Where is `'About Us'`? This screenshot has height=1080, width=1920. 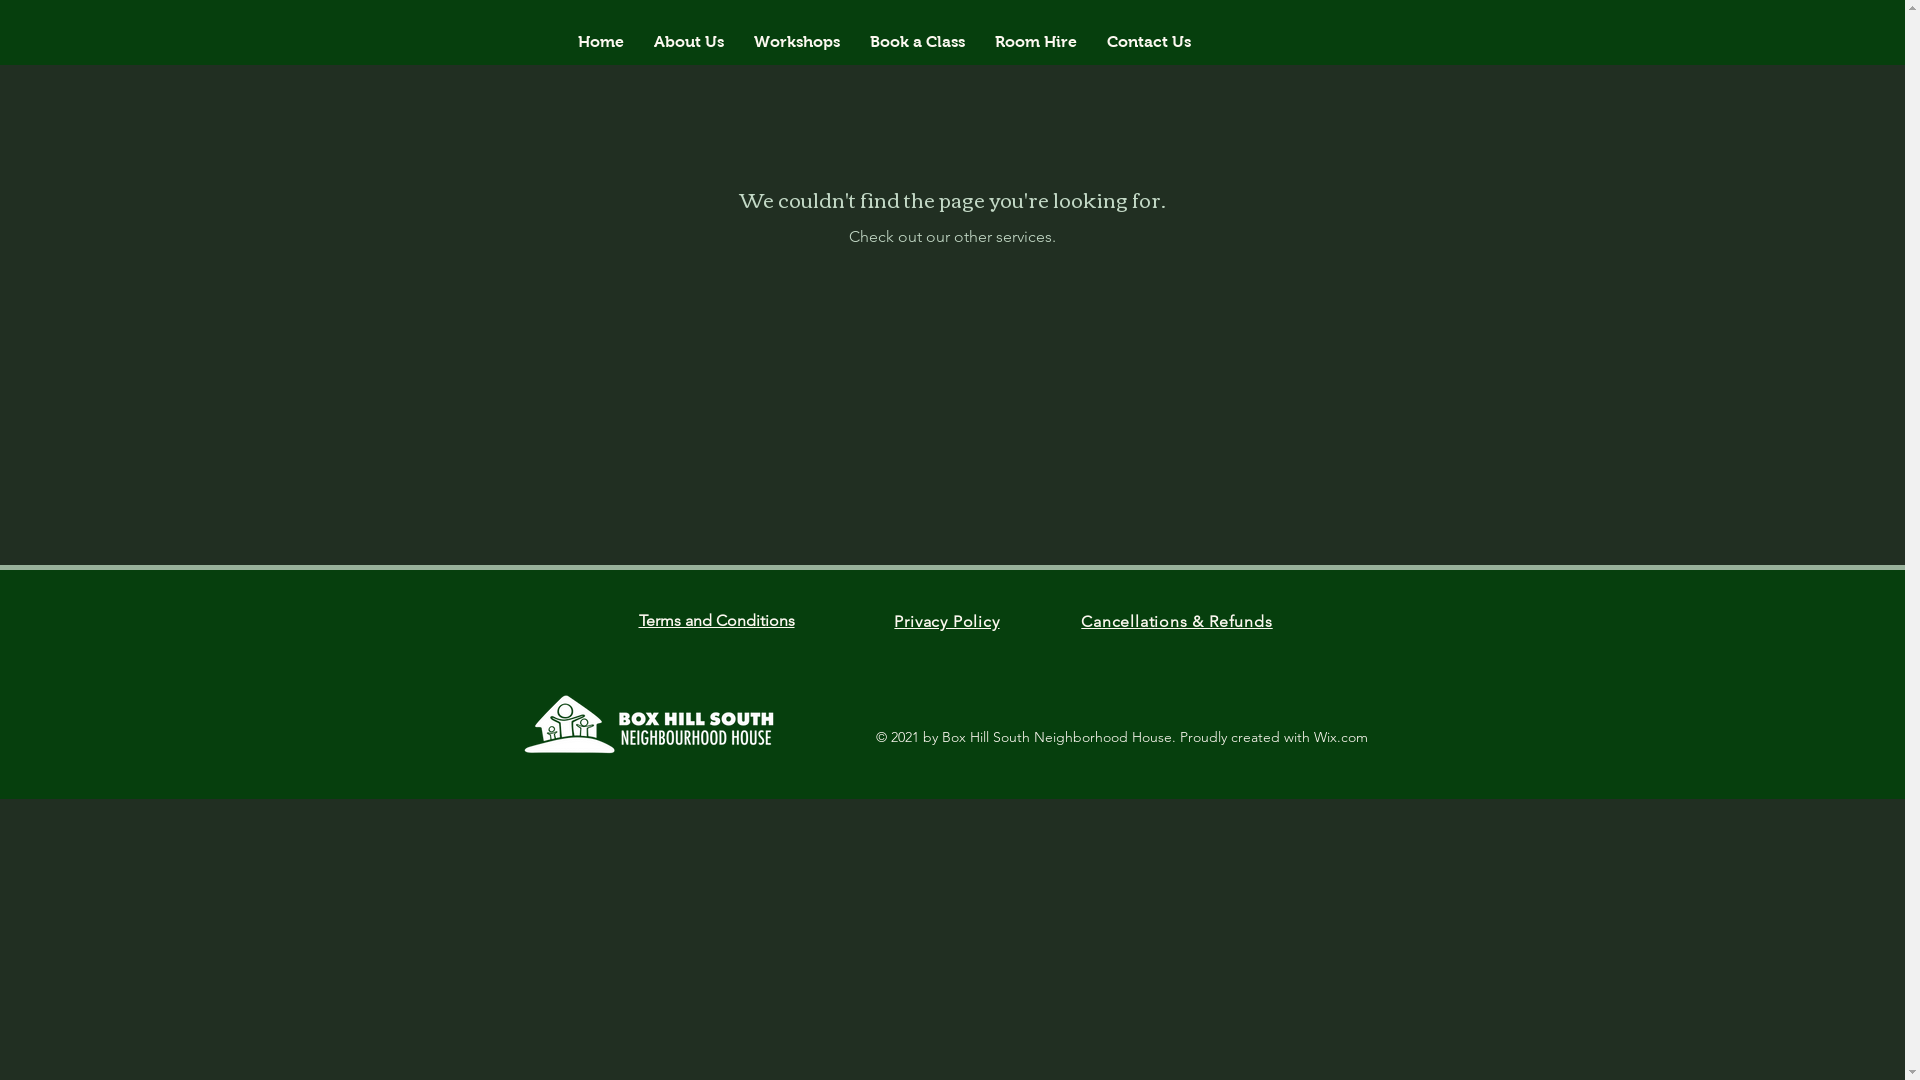
'About Us' is located at coordinates (689, 42).